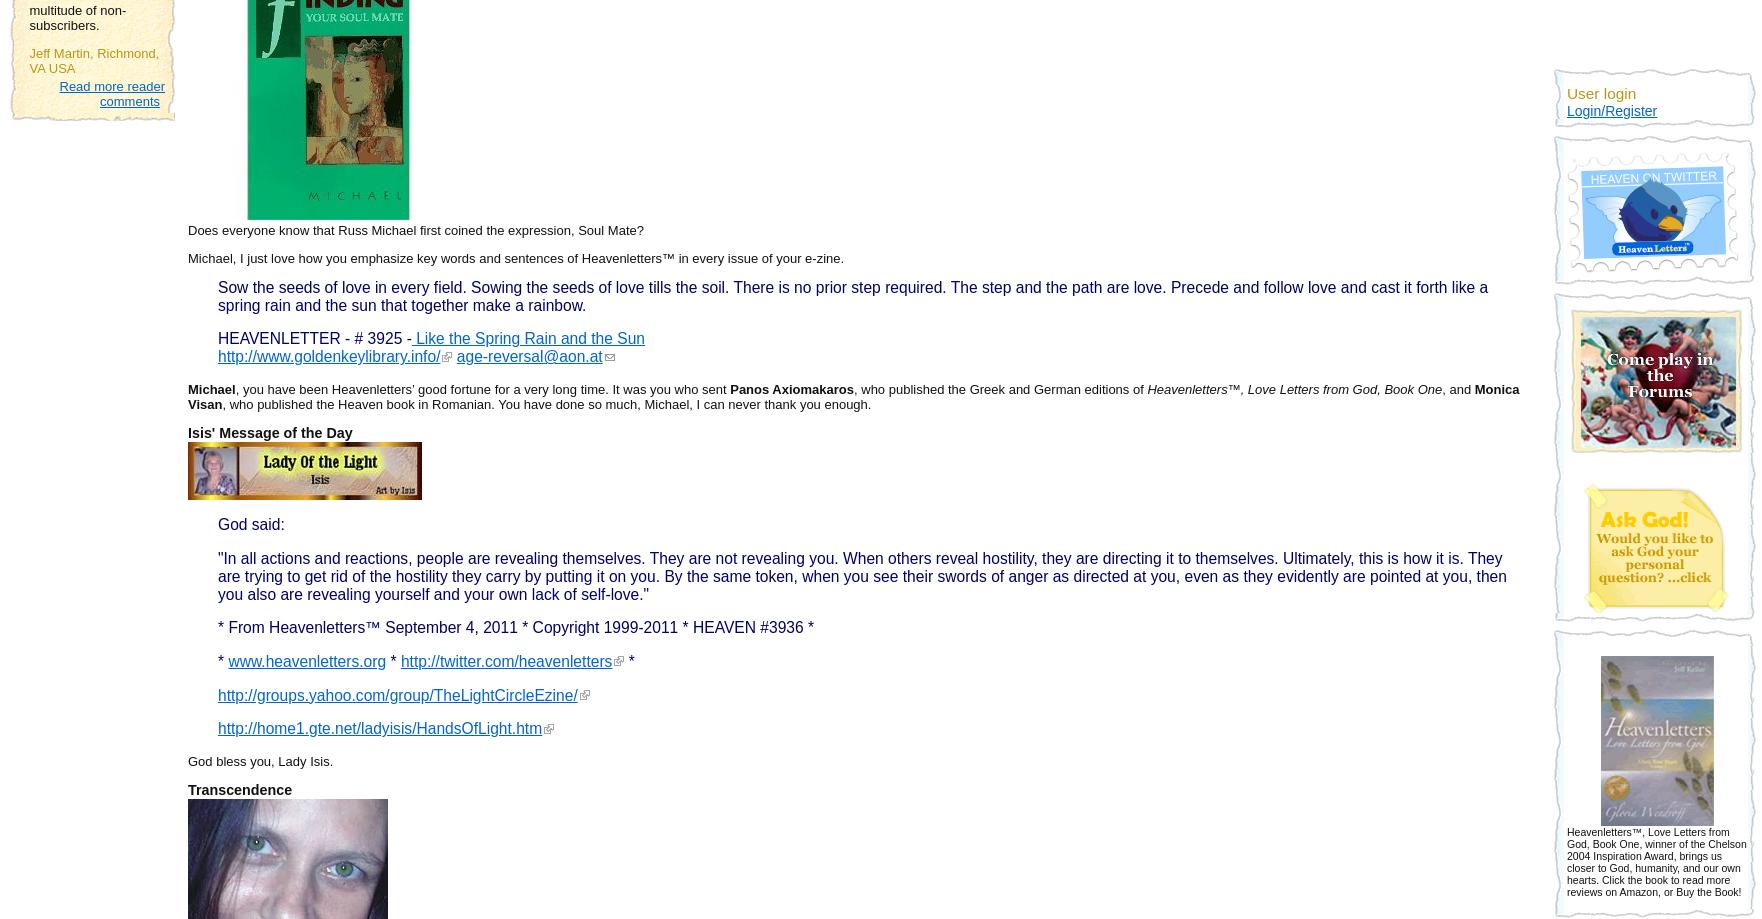  What do you see at coordinates (415, 229) in the screenshot?
I see `'Does everyone know that Russ Michael first coined the expression, Soul Mate?'` at bounding box center [415, 229].